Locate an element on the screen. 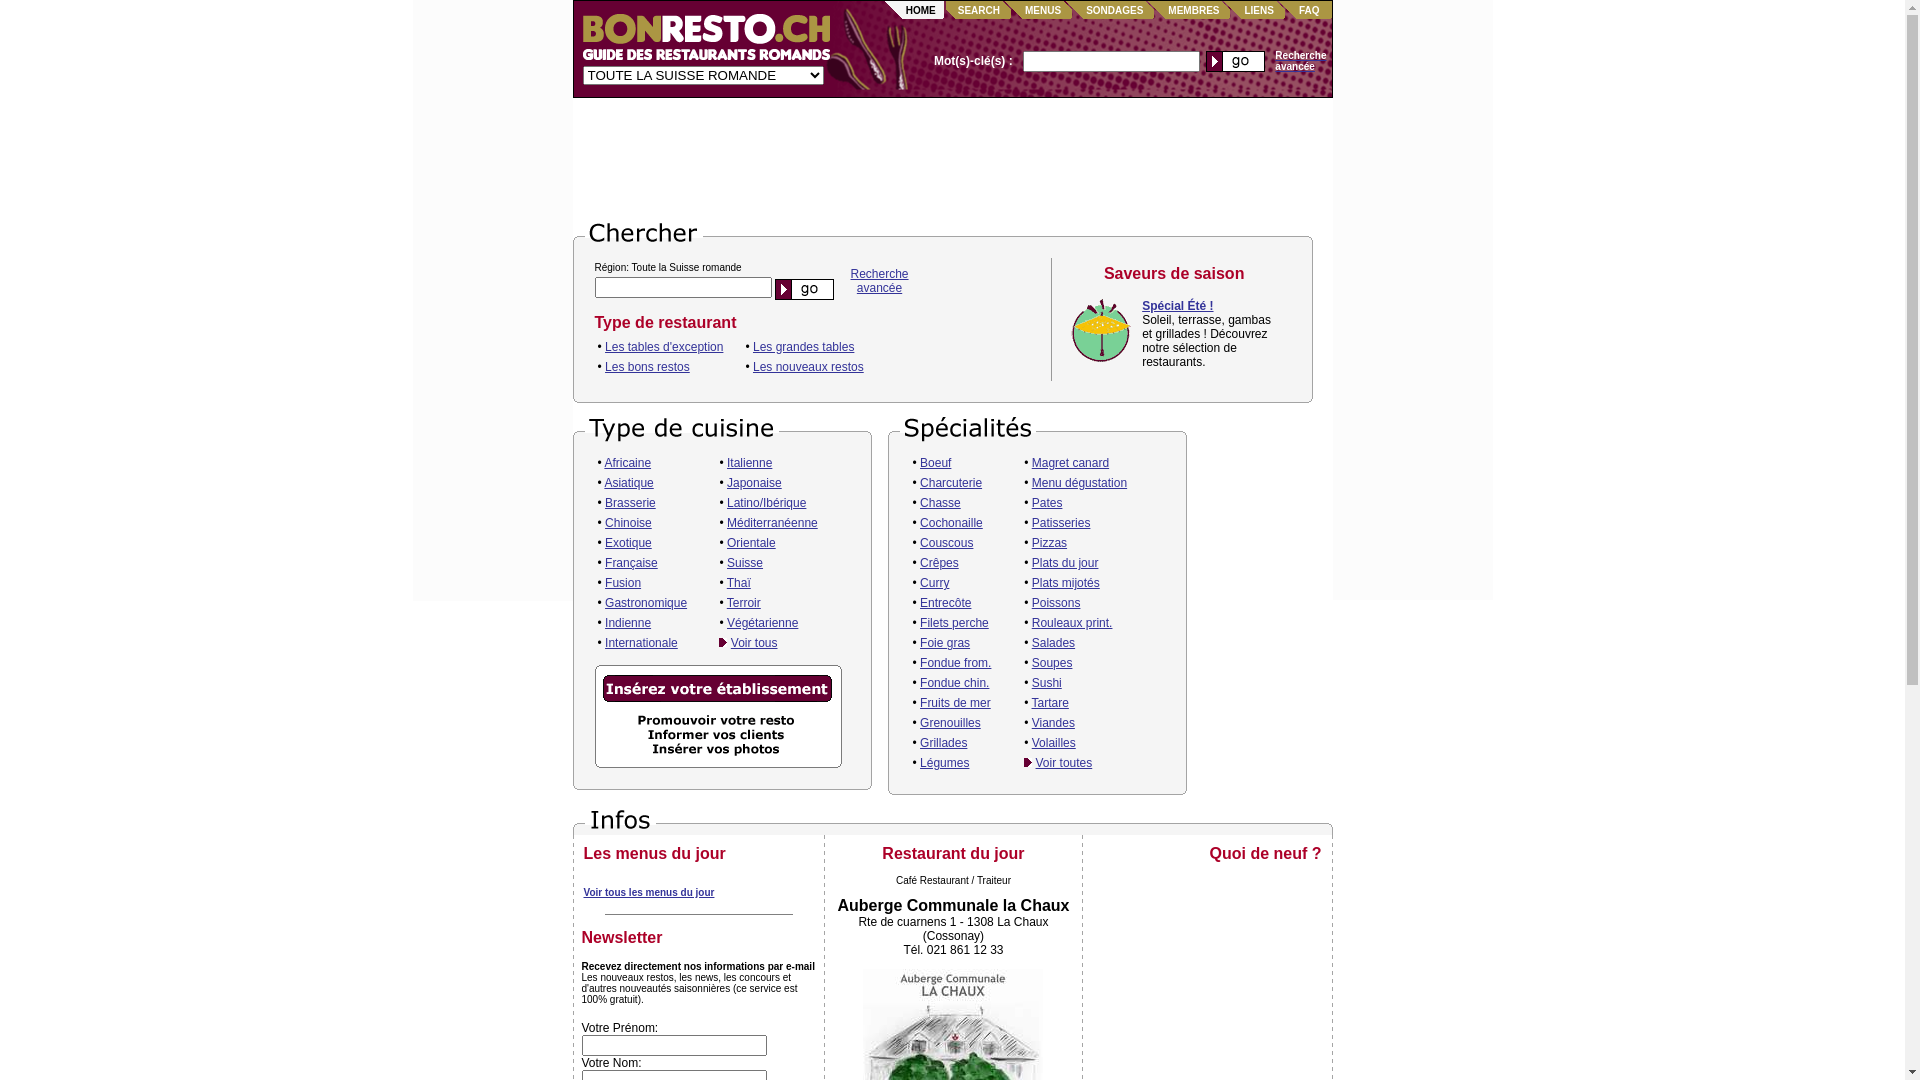  'Sushi' is located at coordinates (1045, 681).